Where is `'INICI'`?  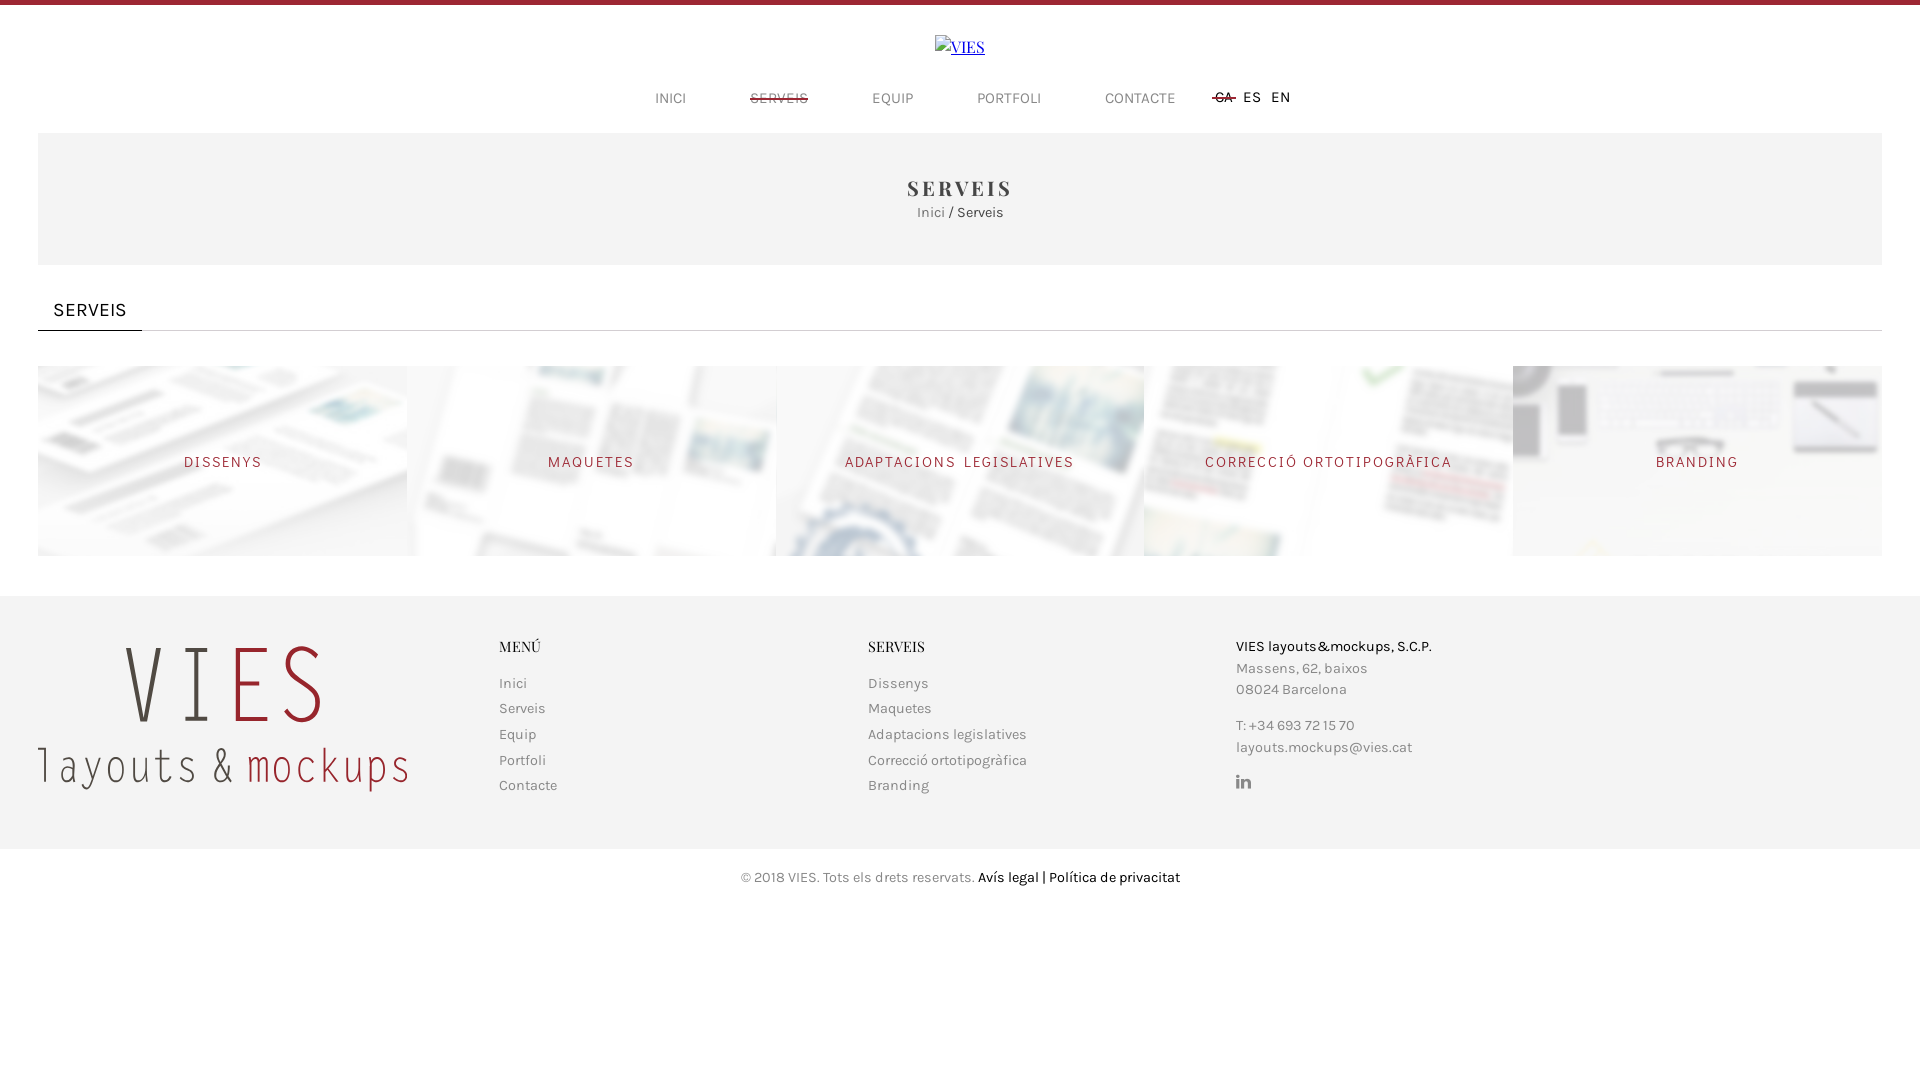 'INICI' is located at coordinates (670, 97).